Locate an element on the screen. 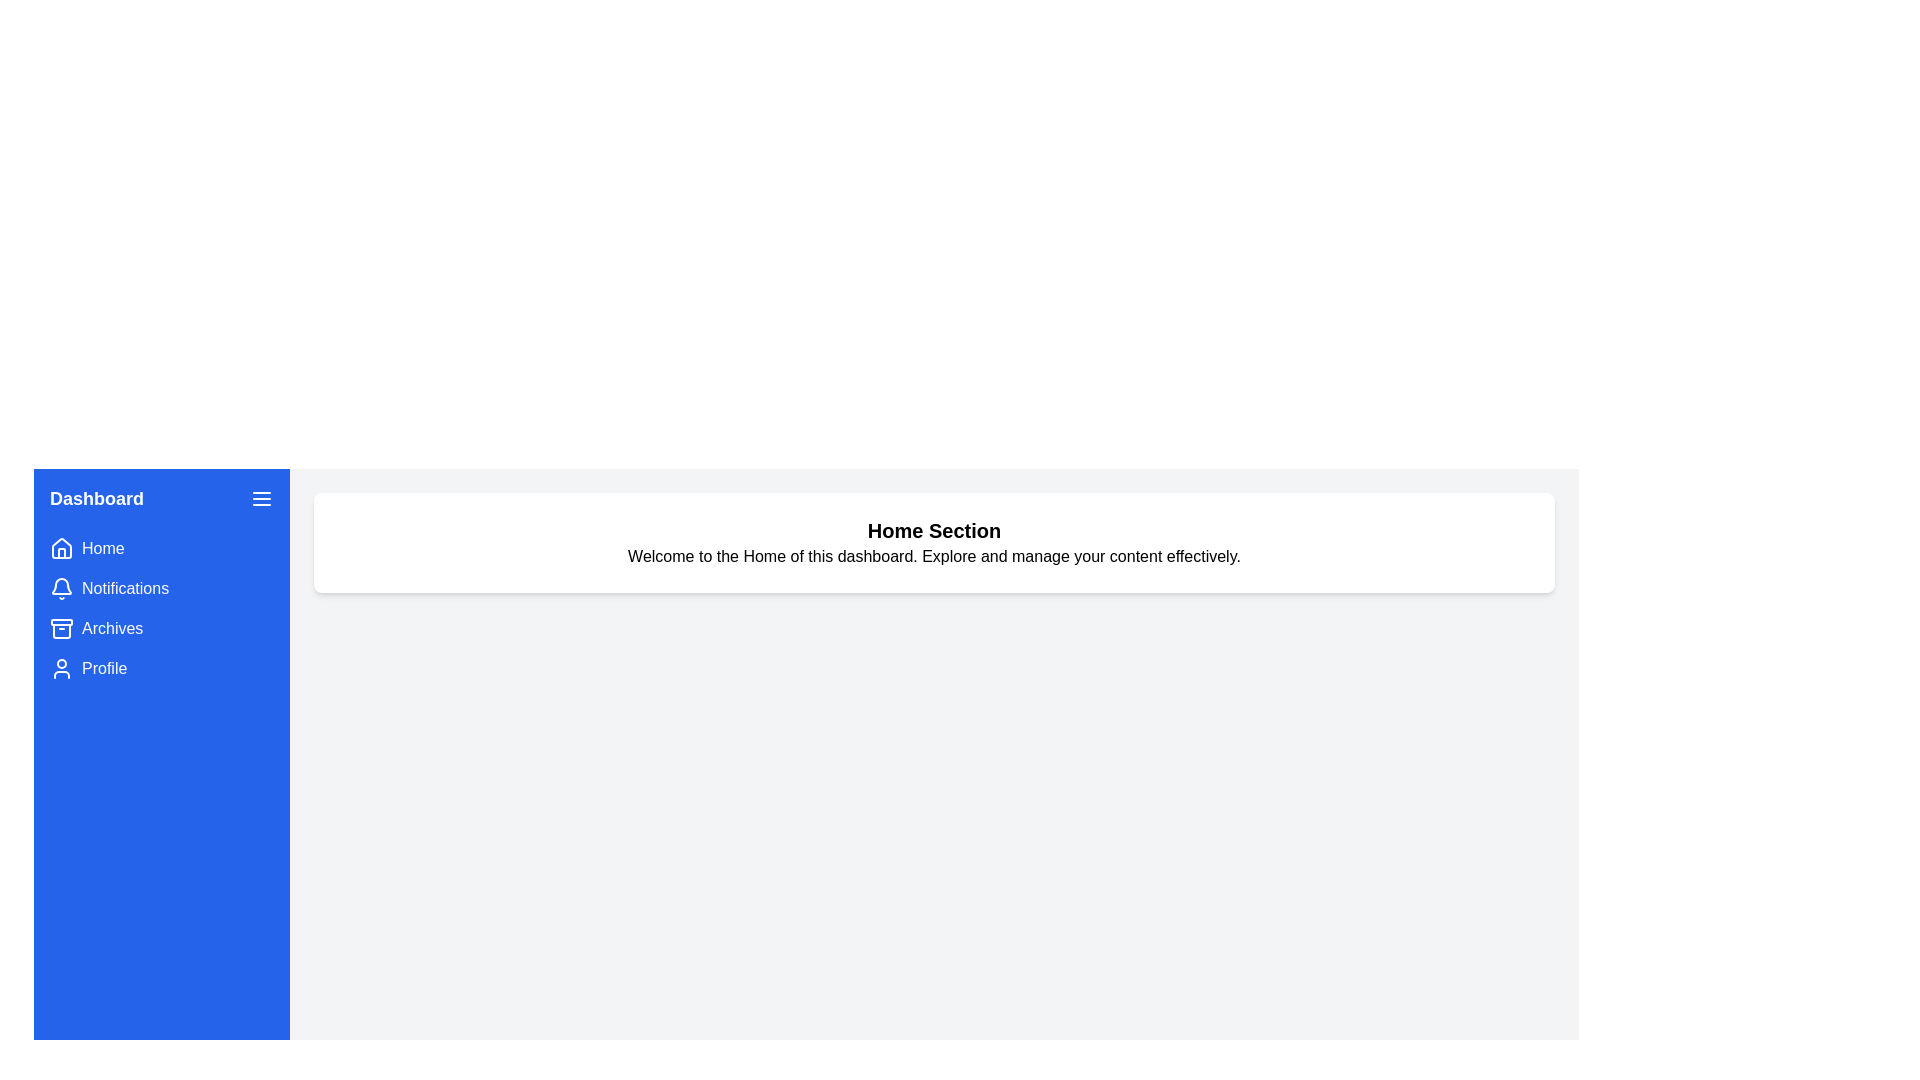  the static text displaying the message 'Welcome to the Home of this dashboard. Explore and manage your content effectively.' which is located below the heading 'Home Section' is located at coordinates (933, 556).